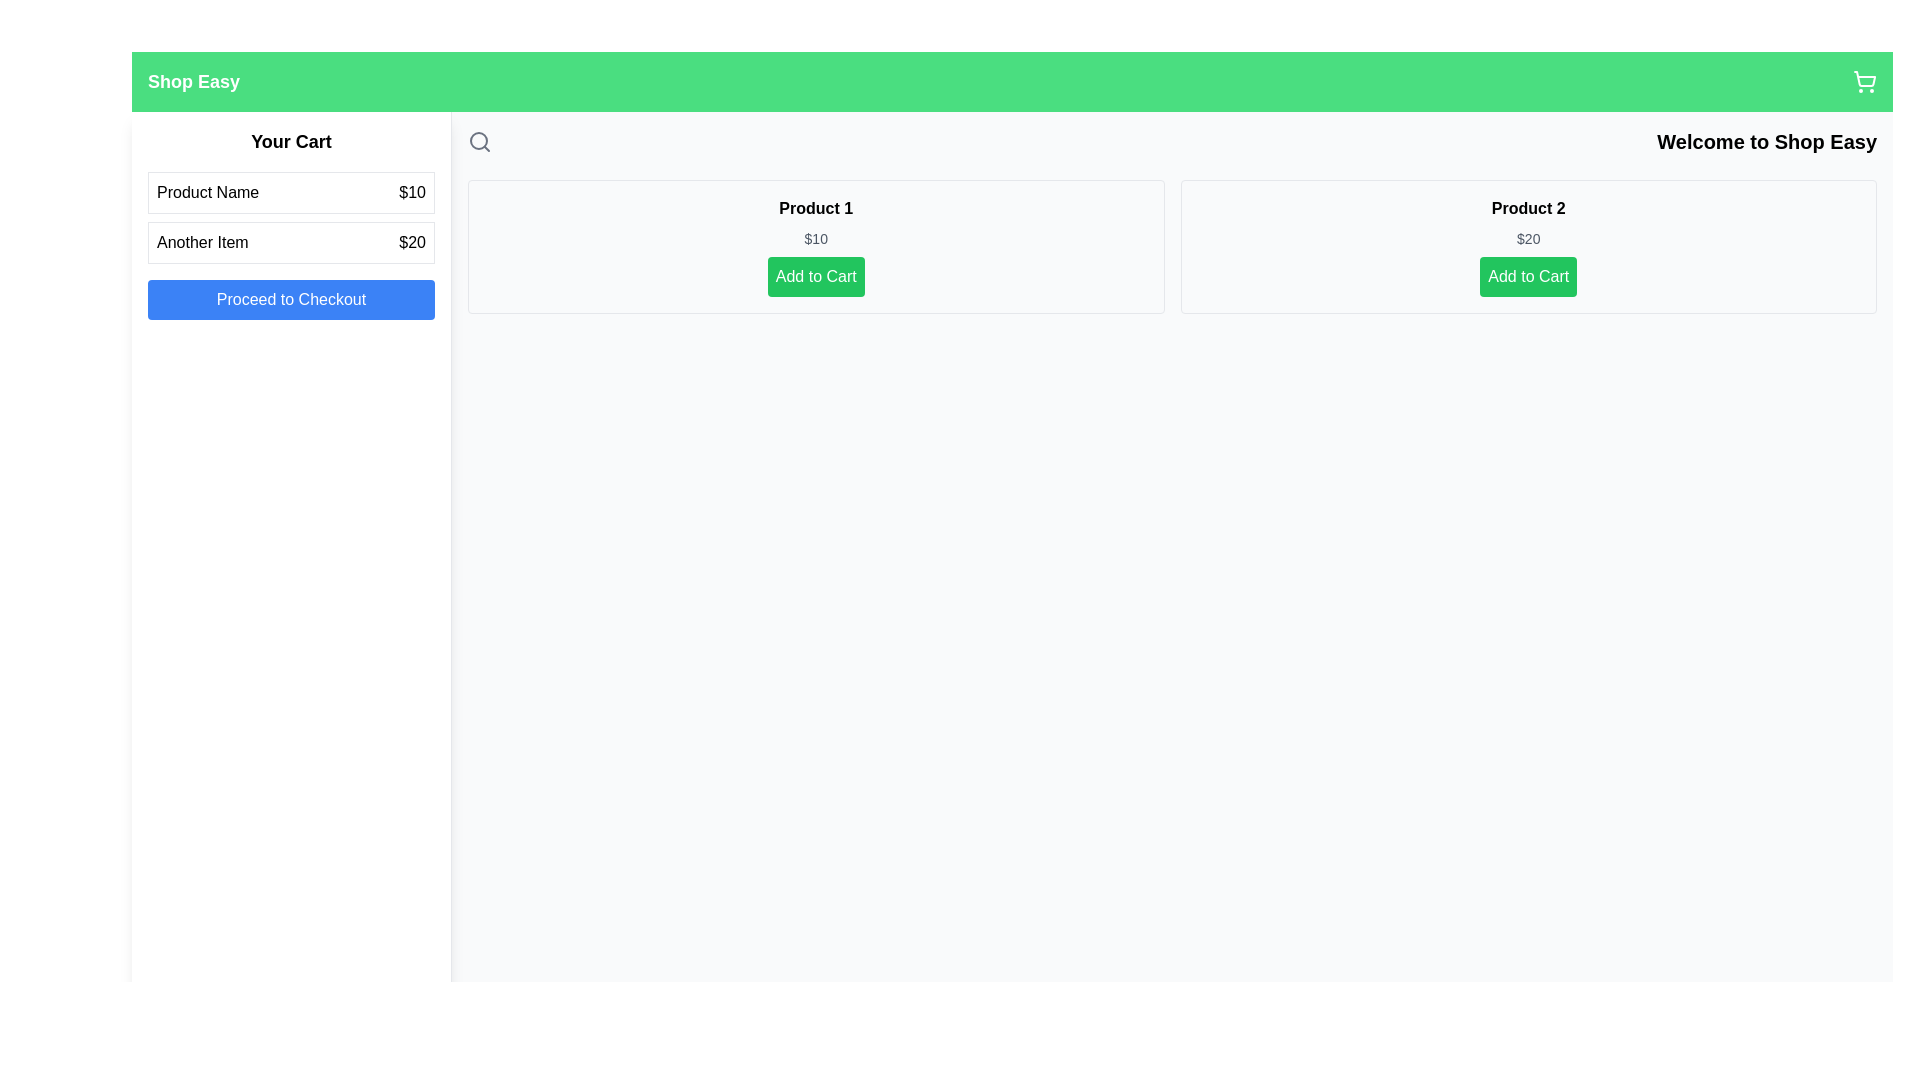  Describe the element at coordinates (208, 192) in the screenshot. I see `text label displaying 'Product Name' located in the left-side panel labeled 'Your Cart', positioned to the left of the '$10' price label` at that location.